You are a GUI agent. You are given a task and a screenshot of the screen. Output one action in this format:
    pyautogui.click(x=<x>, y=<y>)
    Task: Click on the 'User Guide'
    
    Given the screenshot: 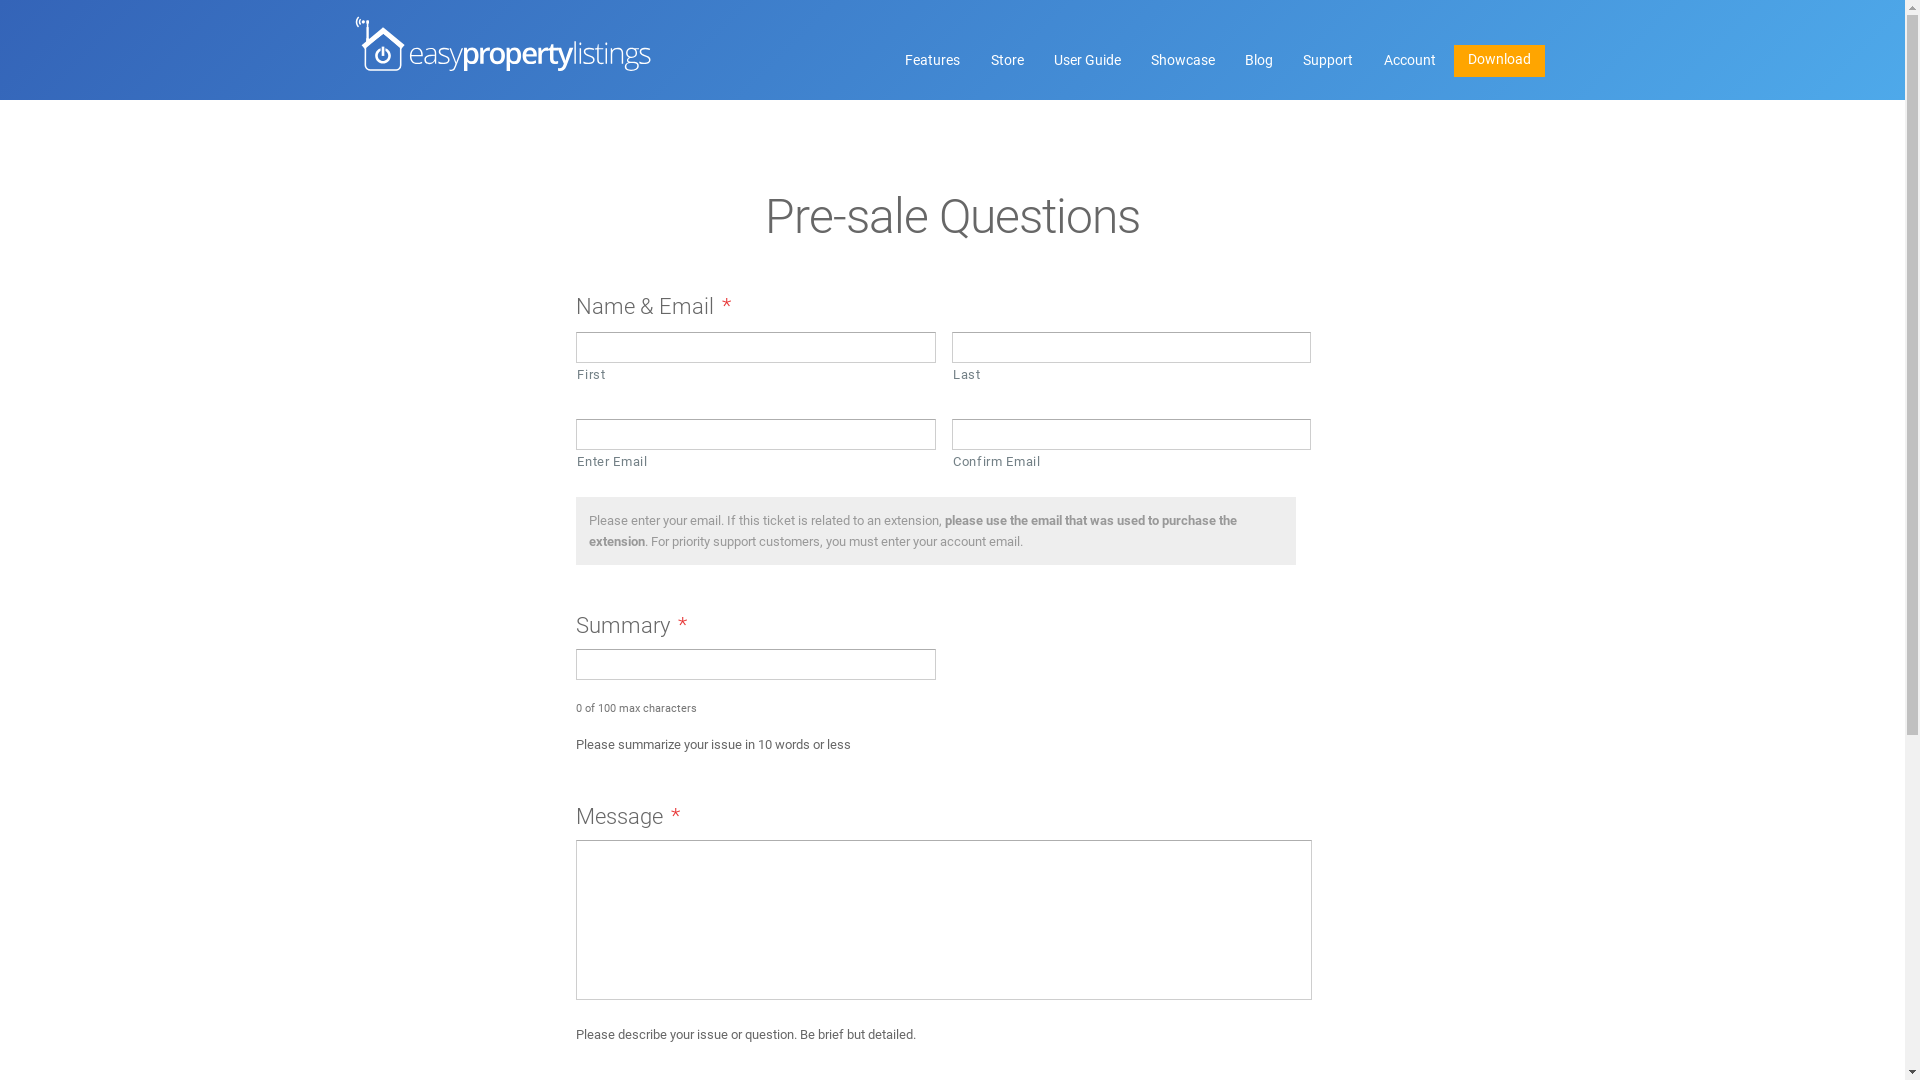 What is the action you would take?
    pyautogui.click(x=1040, y=60)
    